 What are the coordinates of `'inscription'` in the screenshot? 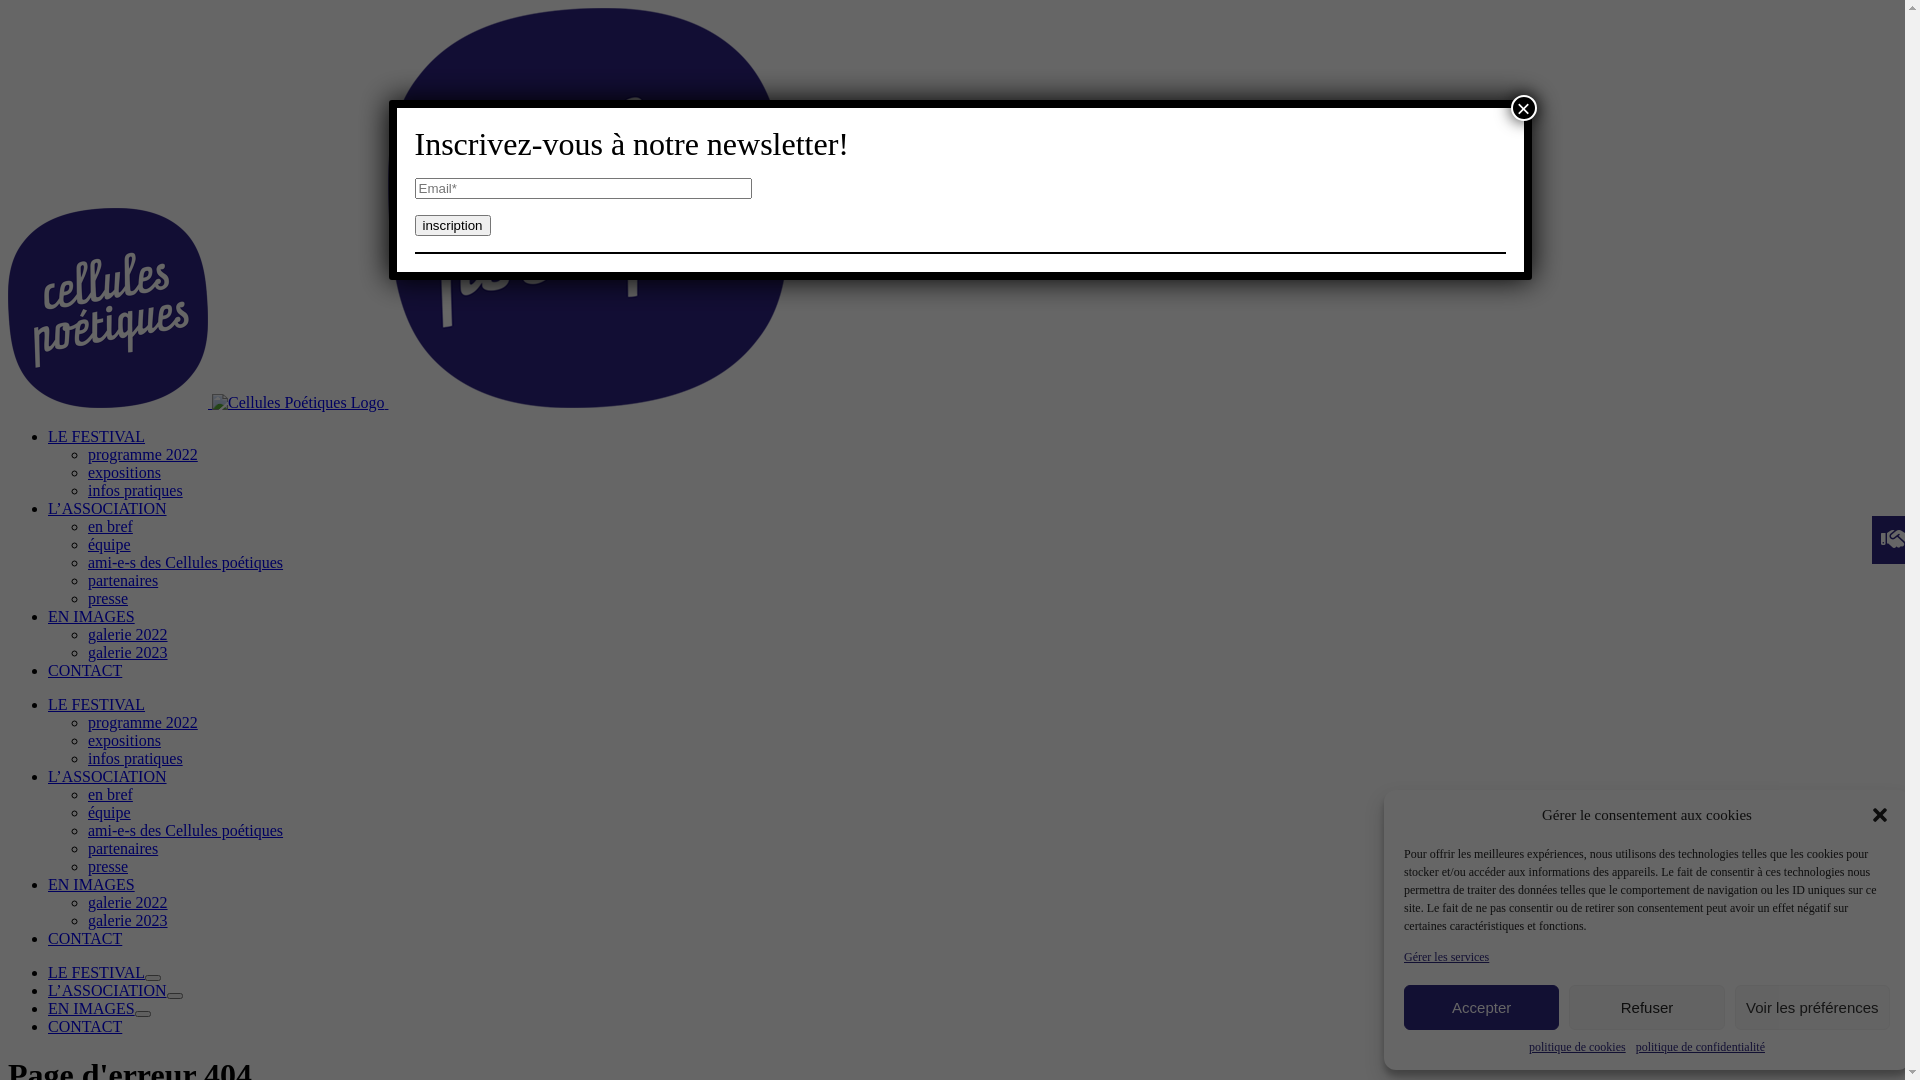 It's located at (450, 225).